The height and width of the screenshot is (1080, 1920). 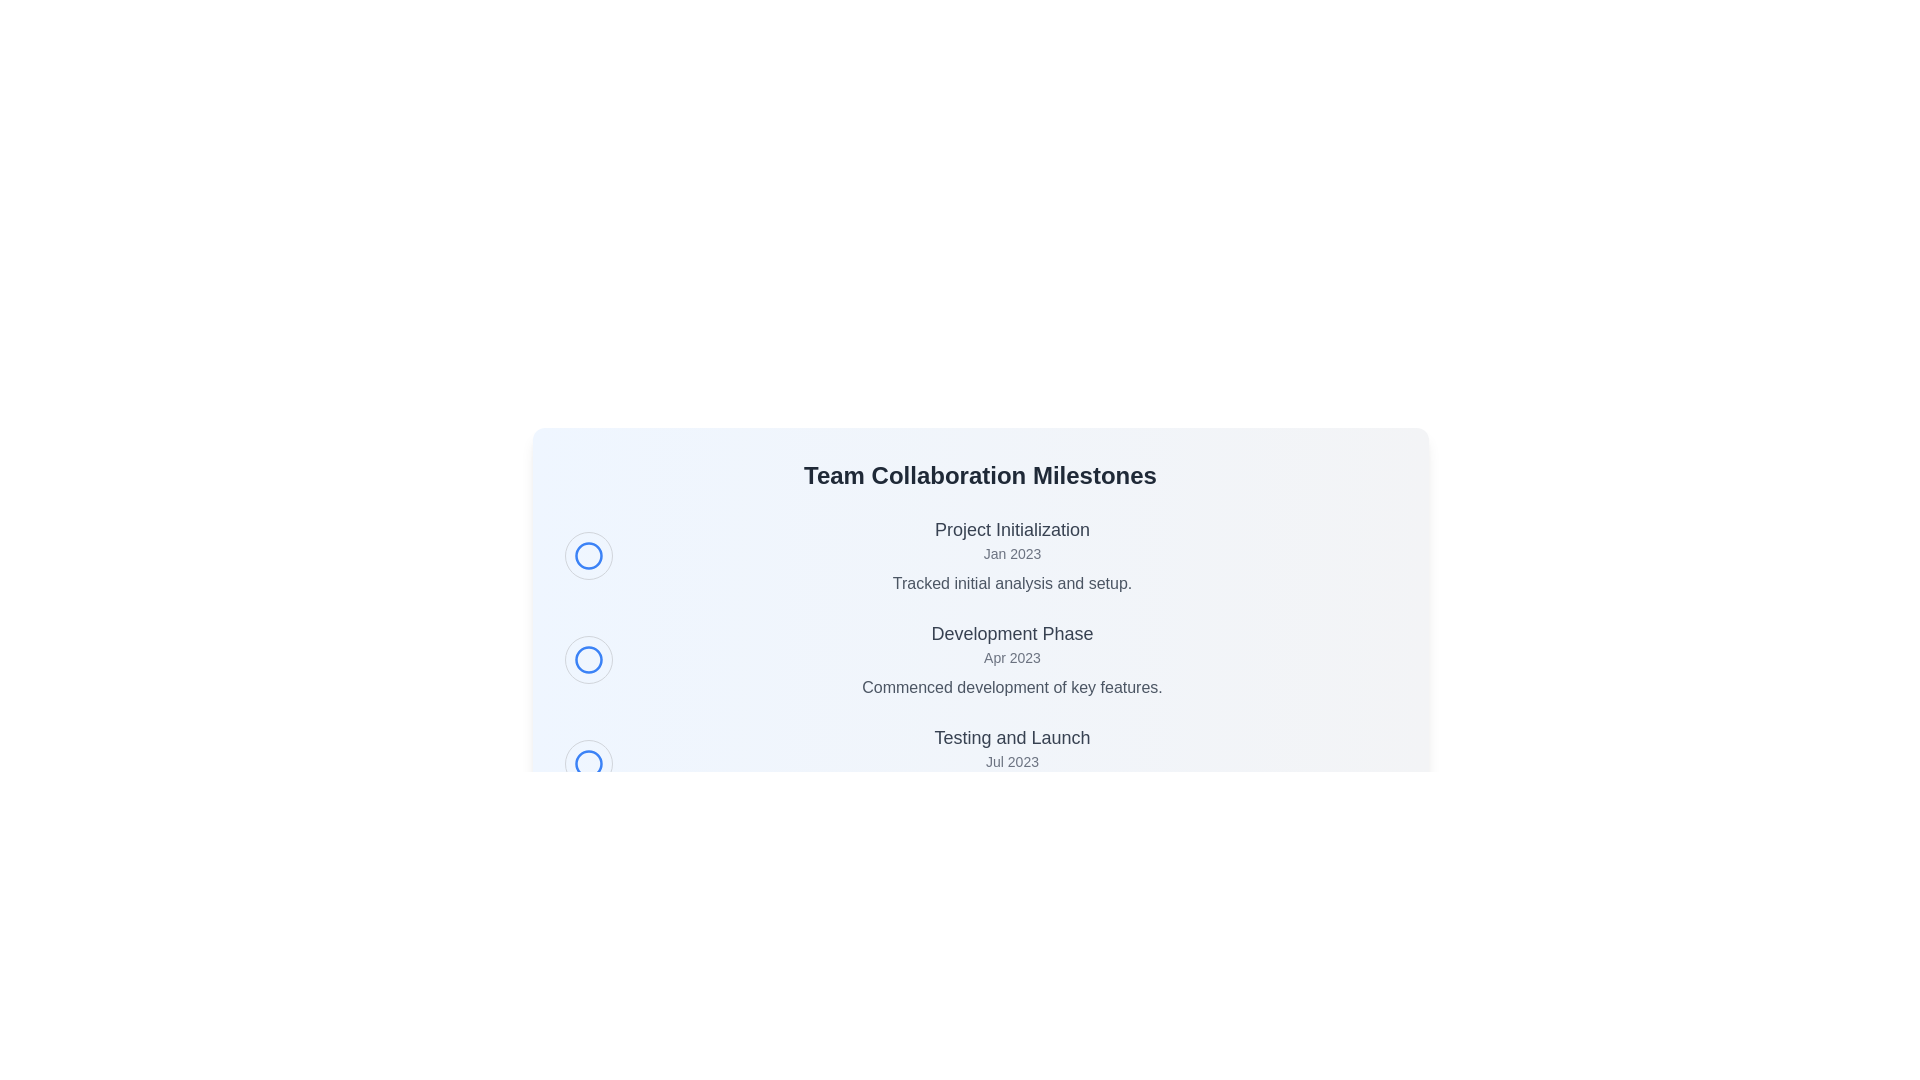 What do you see at coordinates (980, 763) in the screenshot?
I see `textual content of the Timeline Milestone Item titled 'Testing and Launch' with the date 'Jul 2023' and description 'Completed thorough tests and initiated rollout.'` at bounding box center [980, 763].